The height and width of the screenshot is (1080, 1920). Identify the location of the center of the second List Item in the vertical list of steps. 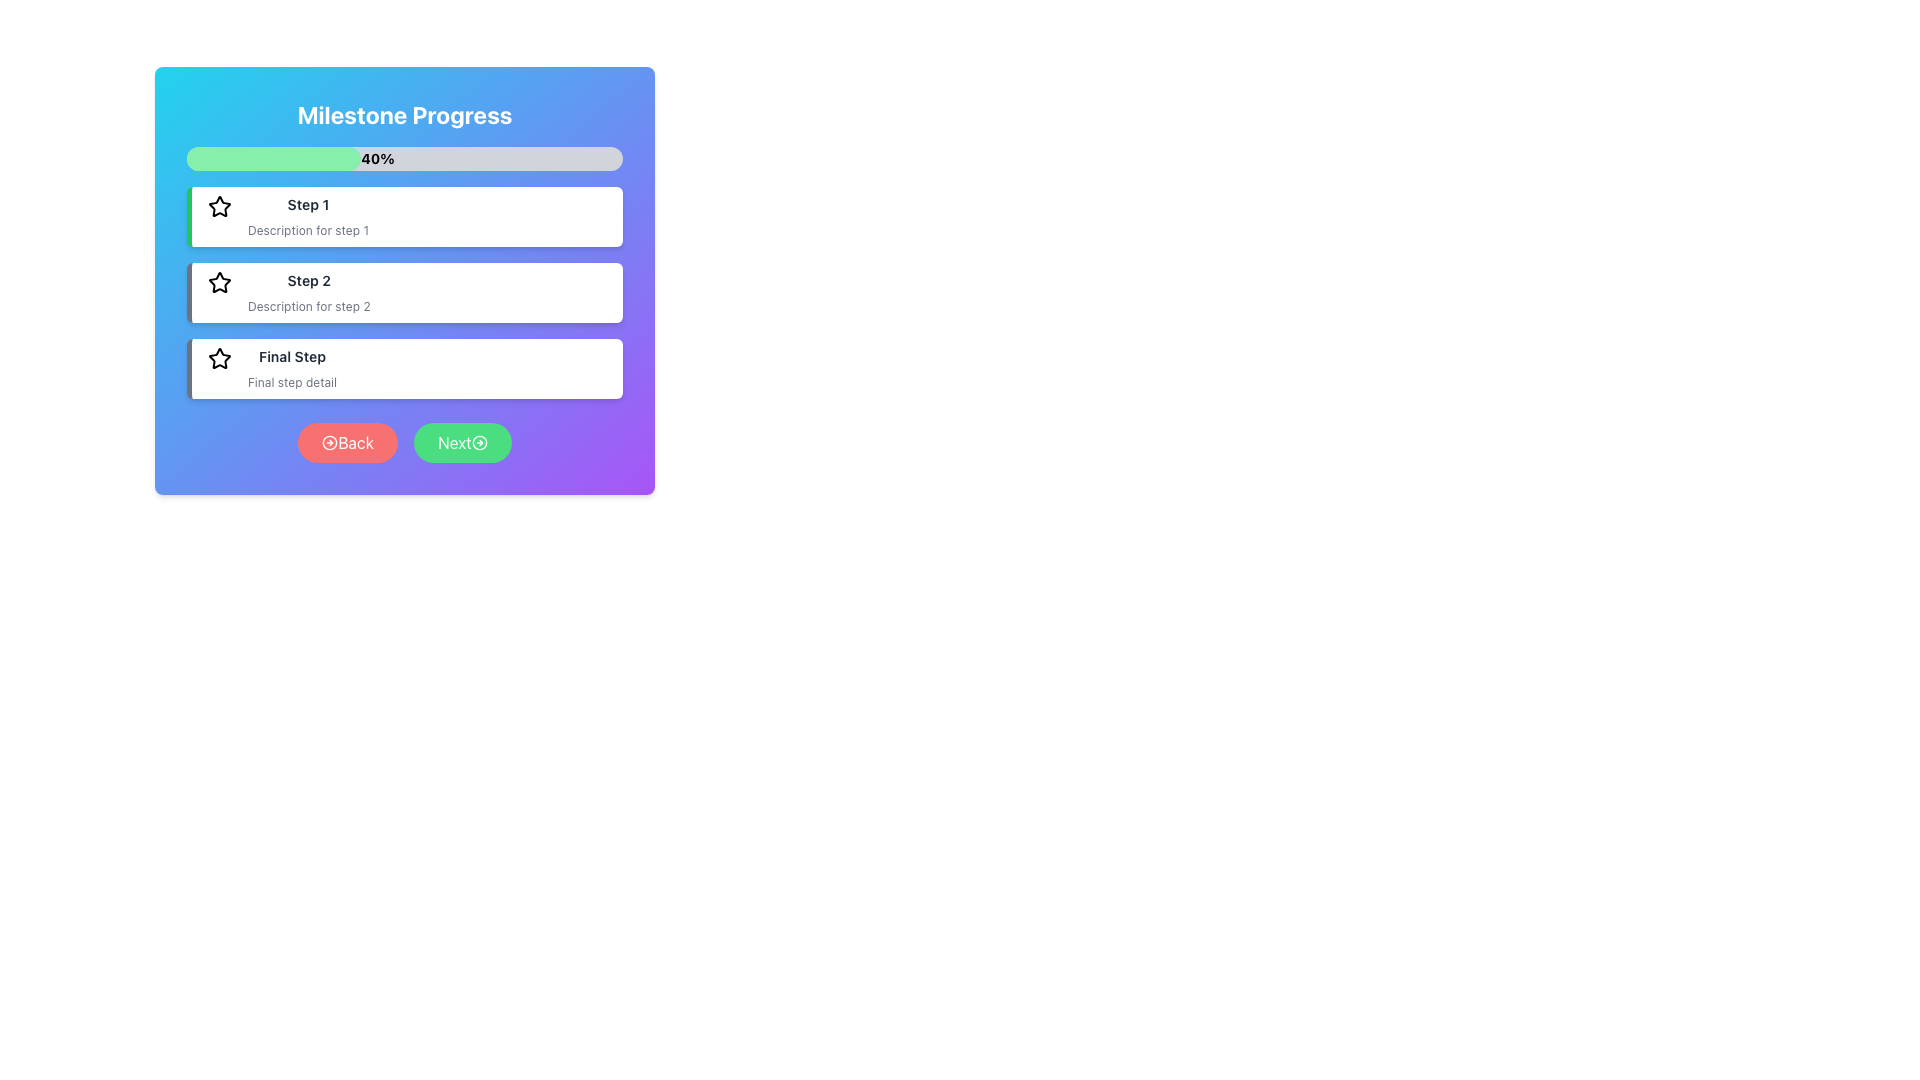
(403, 293).